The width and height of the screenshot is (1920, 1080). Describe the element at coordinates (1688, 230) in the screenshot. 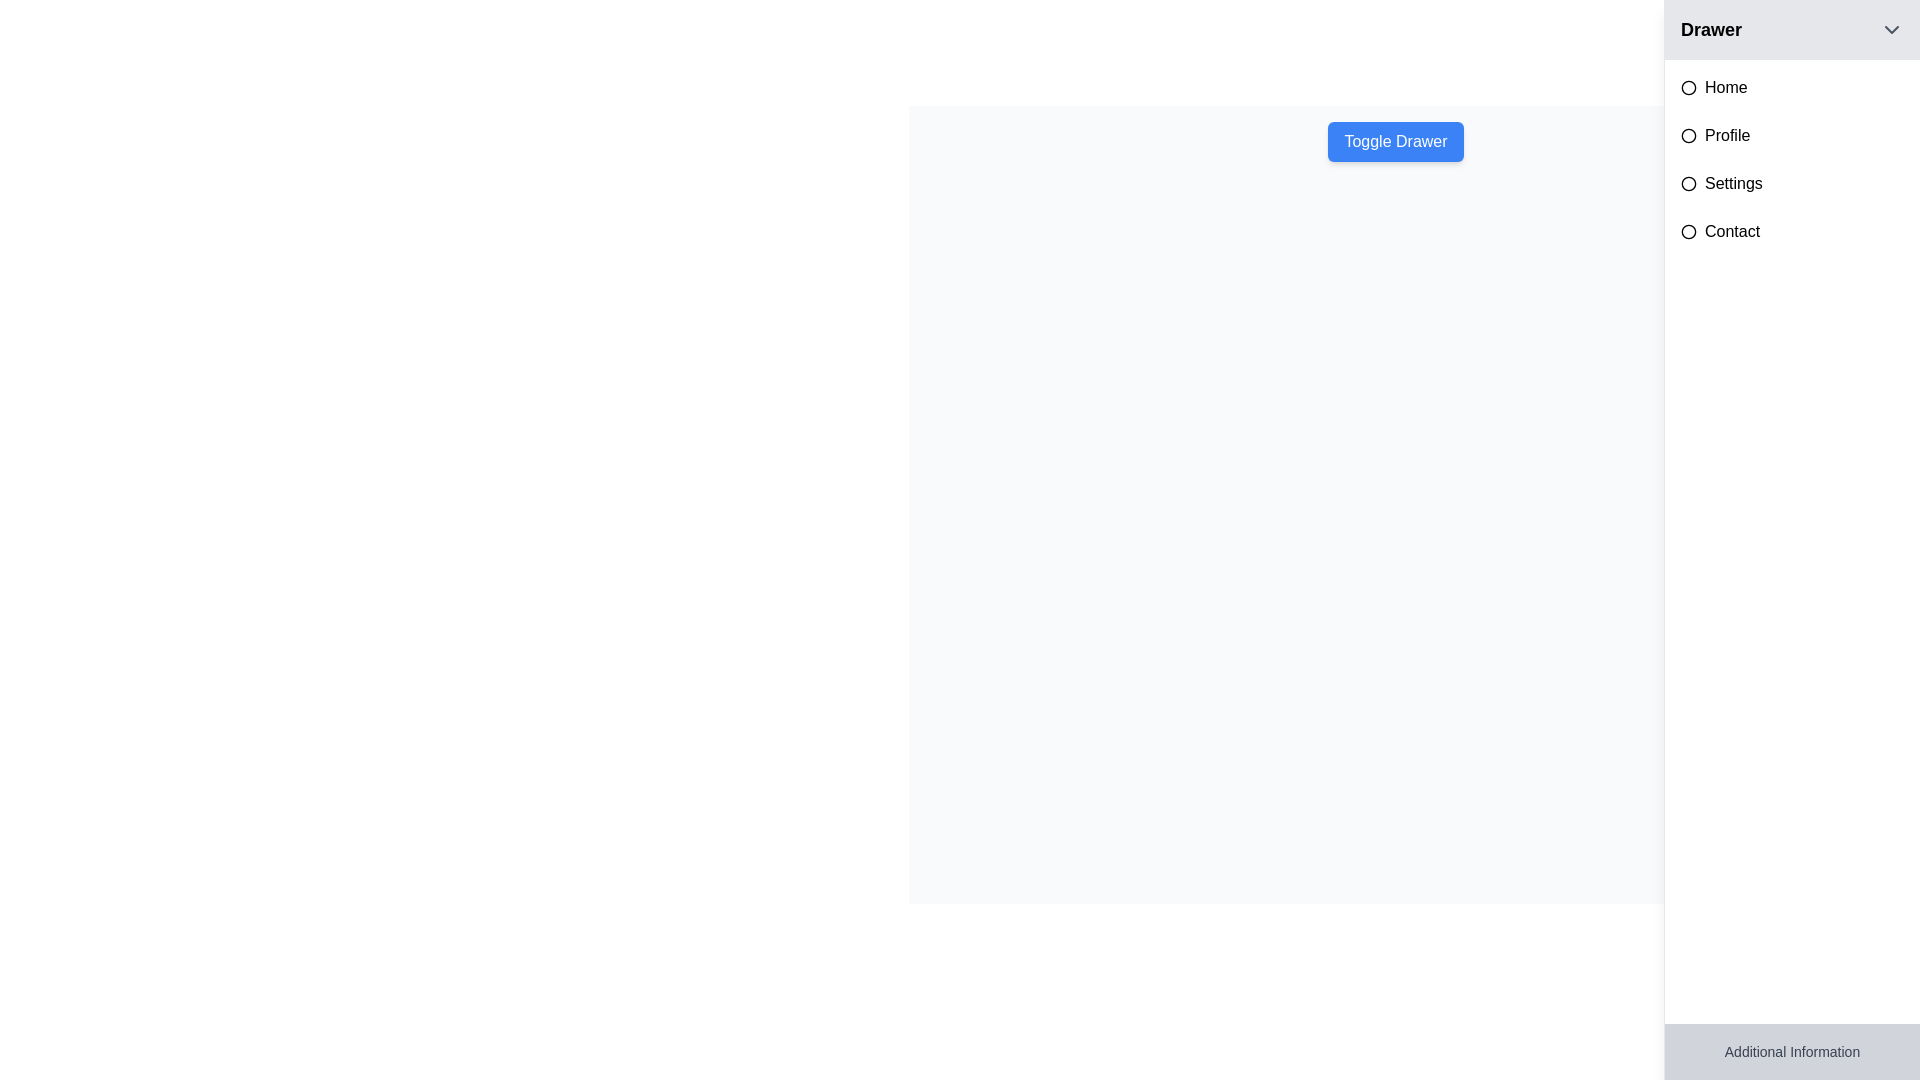

I see `the circular outline icon adjacent to the 'Contact' text in the sidebar labeled 'Drawer'` at that location.